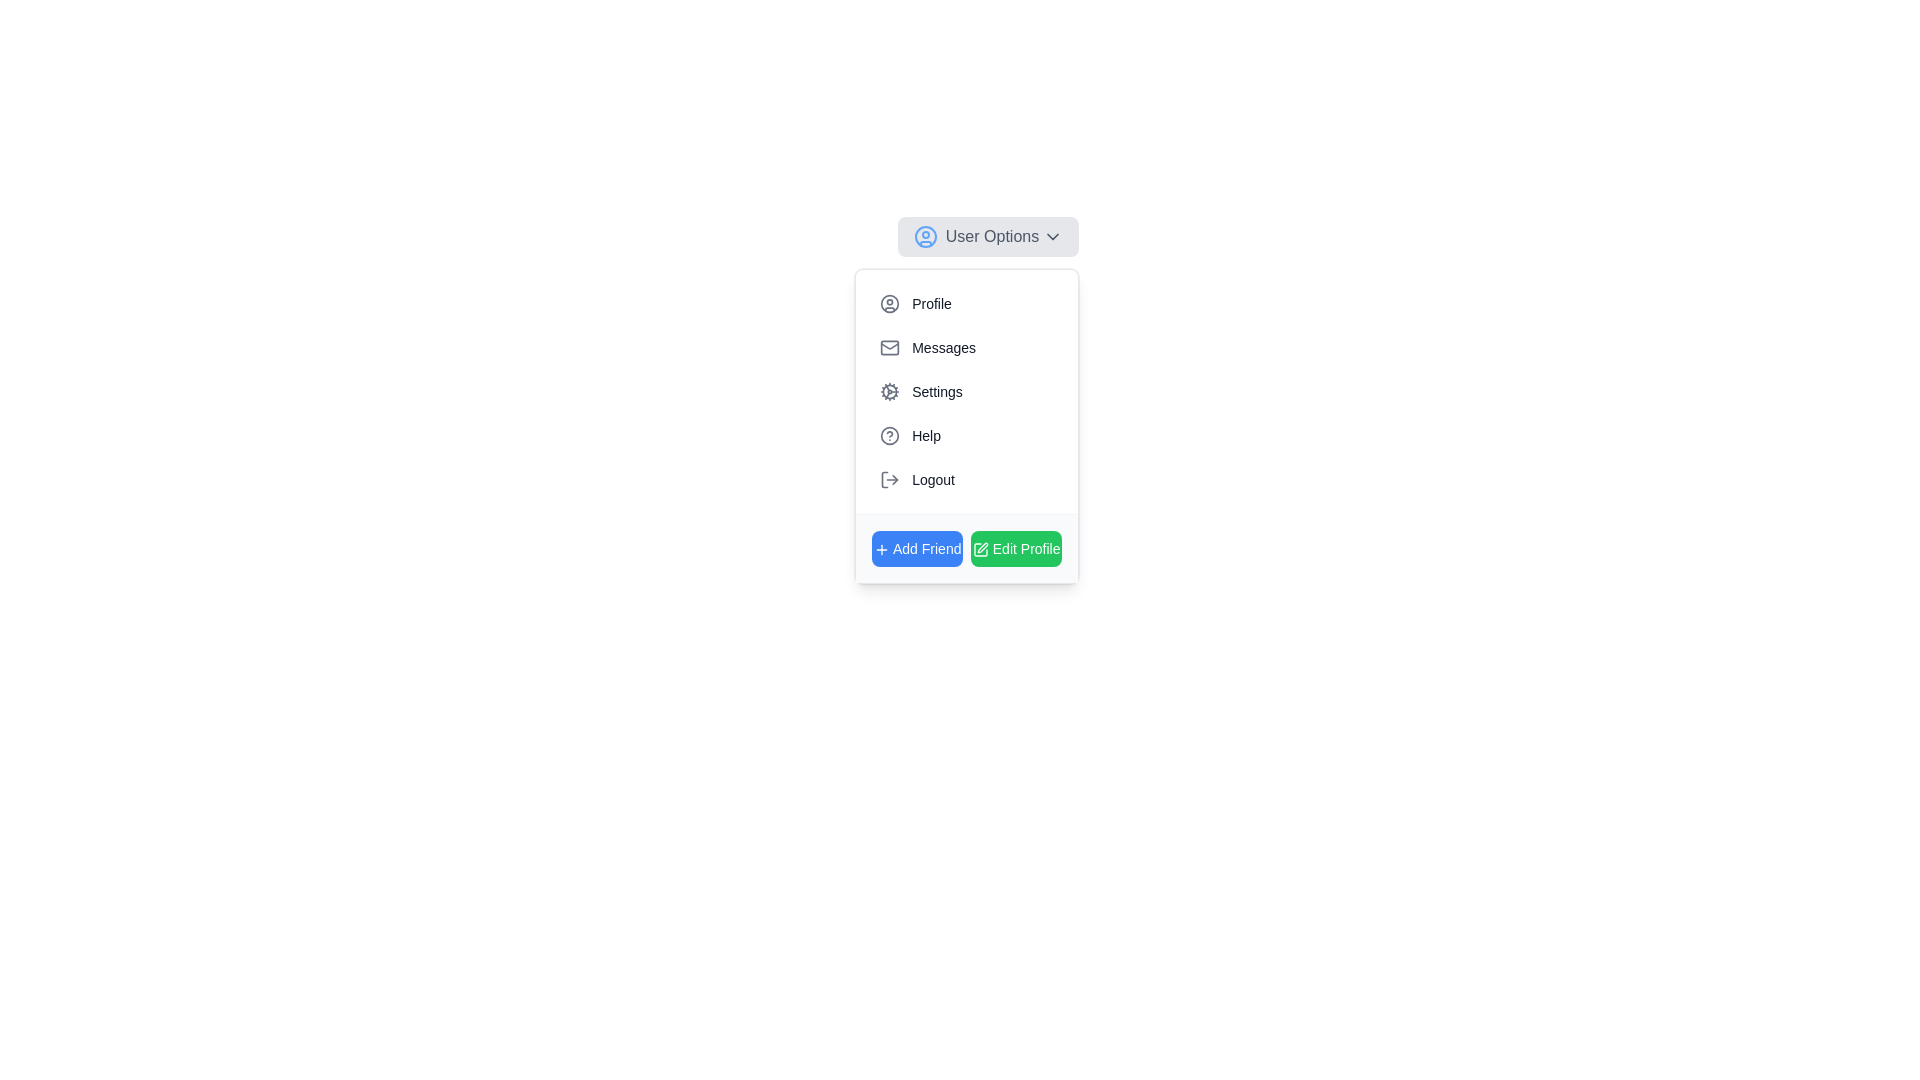 This screenshot has width=1920, height=1080. Describe the element at coordinates (924, 235) in the screenshot. I see `the user profile icon located in the top-left corner of the dropdown menu within the 'User Options' section` at that location.